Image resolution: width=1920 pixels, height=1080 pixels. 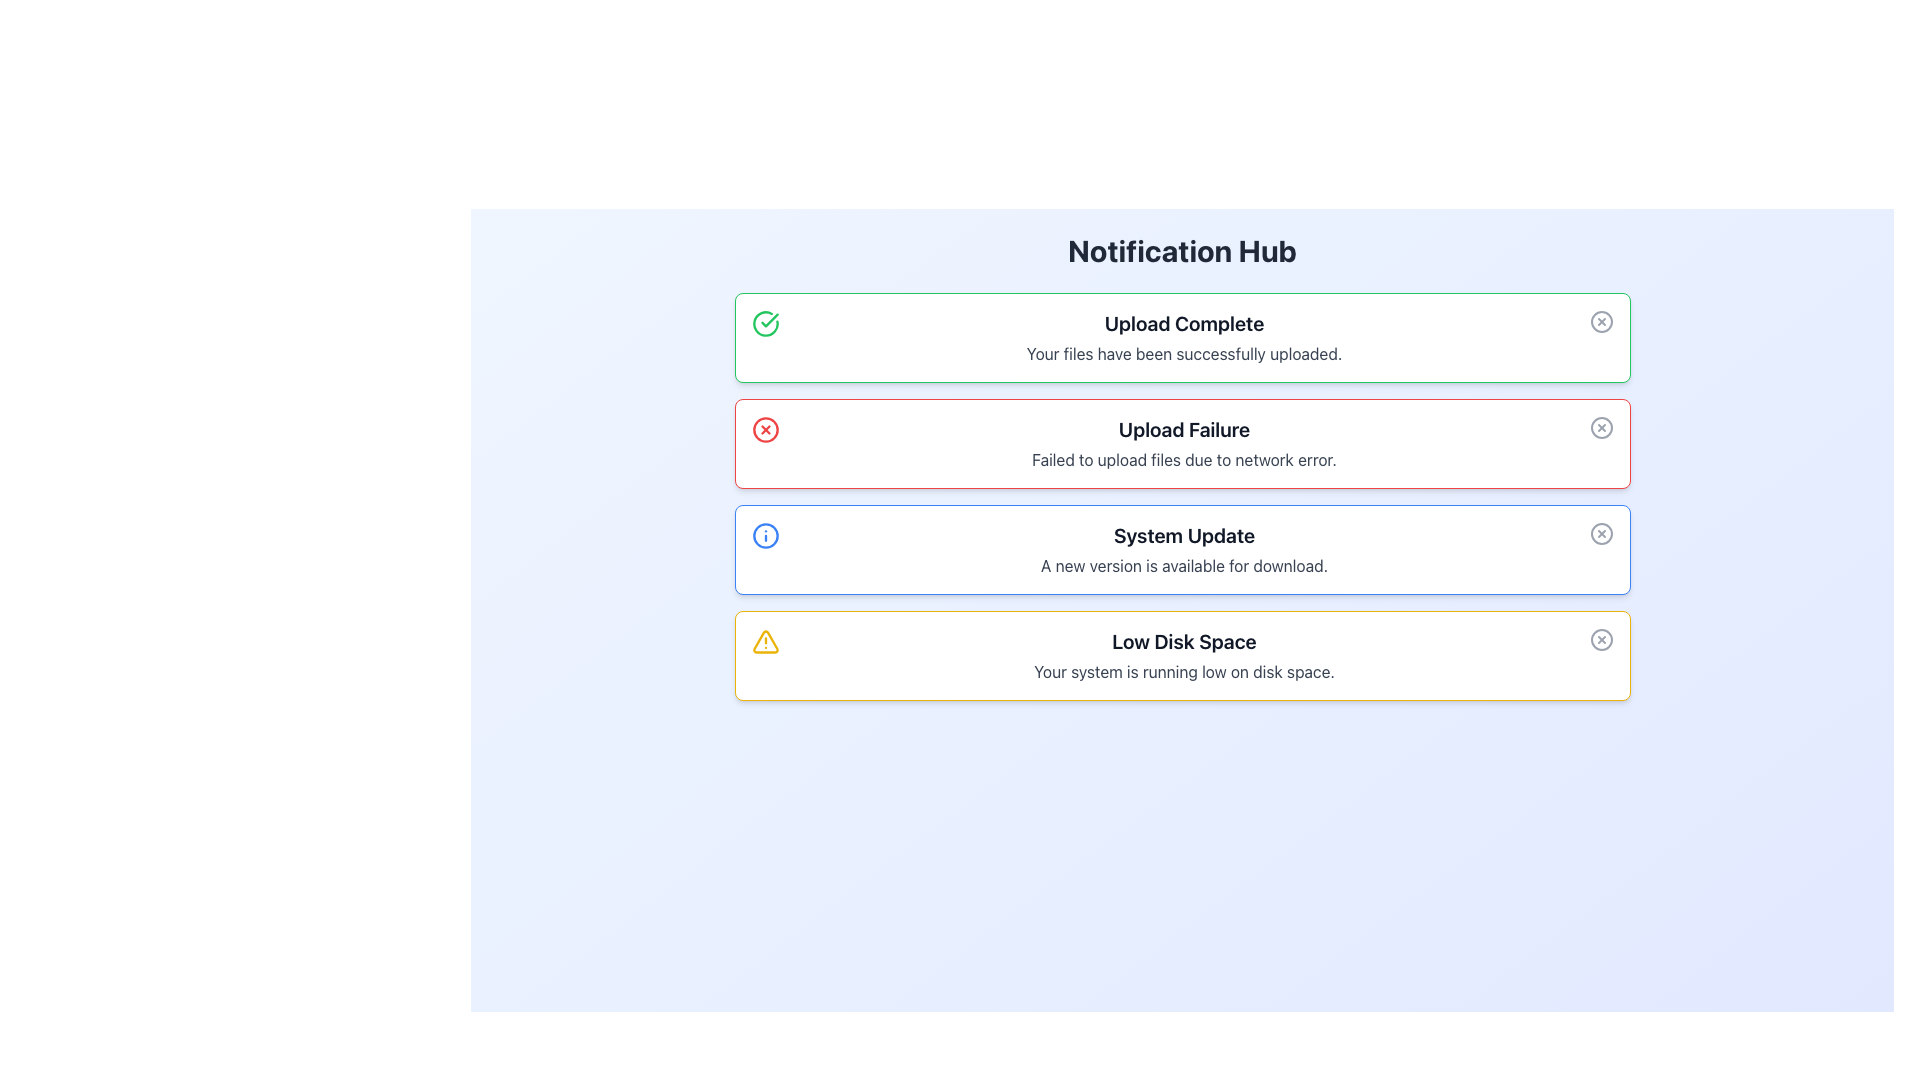 I want to click on static notification message indicating successful completion of a file upload, which is the first notification under the 'Notification Hub' heading, so click(x=1184, y=337).